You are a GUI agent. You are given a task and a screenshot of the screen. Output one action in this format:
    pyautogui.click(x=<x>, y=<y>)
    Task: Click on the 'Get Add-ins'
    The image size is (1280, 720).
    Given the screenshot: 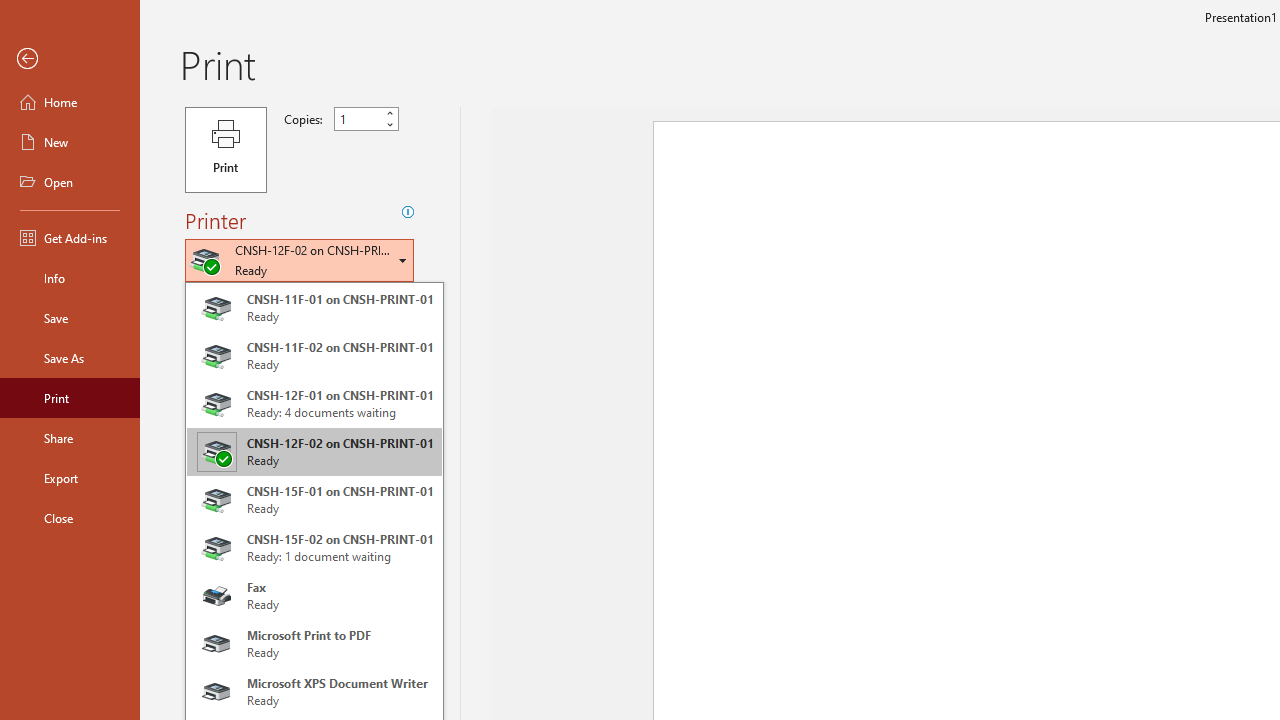 What is the action you would take?
    pyautogui.click(x=69, y=236)
    